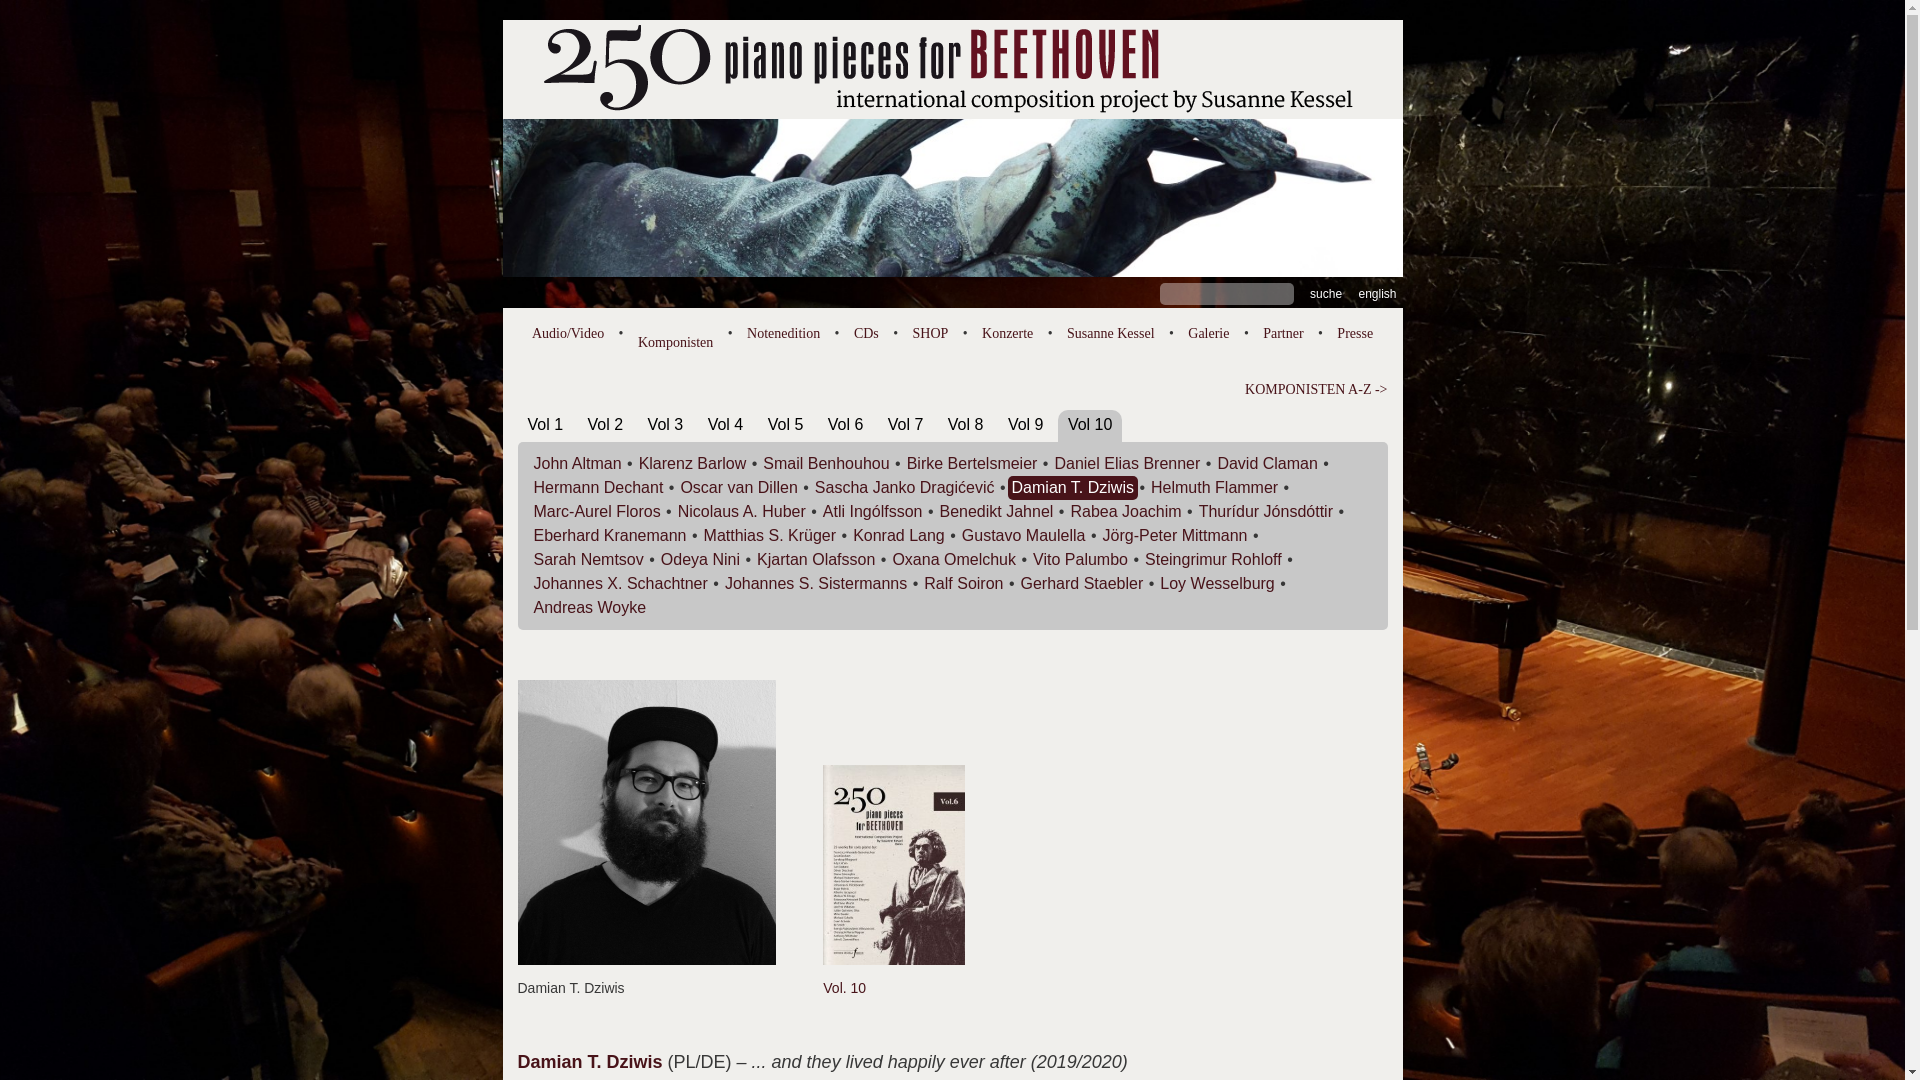  I want to click on 'Vol 10', so click(1088, 423).